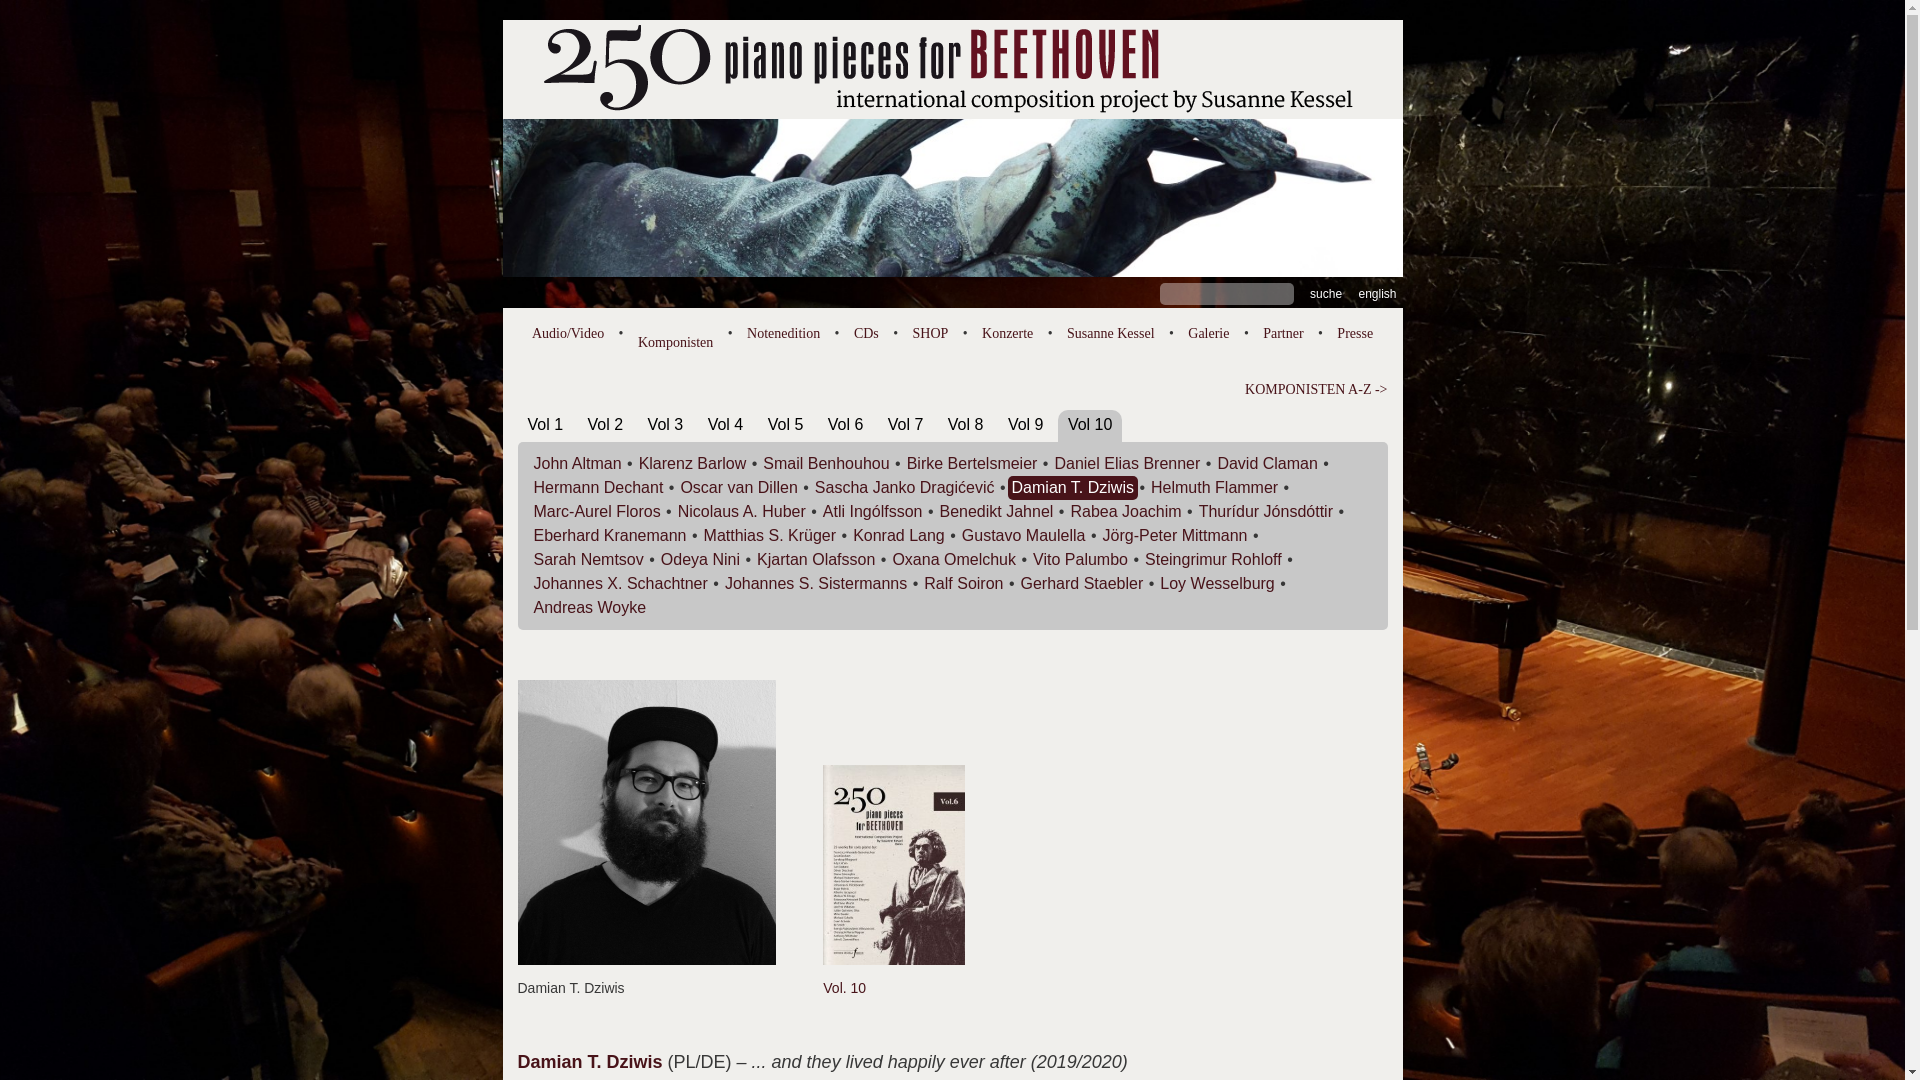  I want to click on 'Vol 10', so click(1088, 423).